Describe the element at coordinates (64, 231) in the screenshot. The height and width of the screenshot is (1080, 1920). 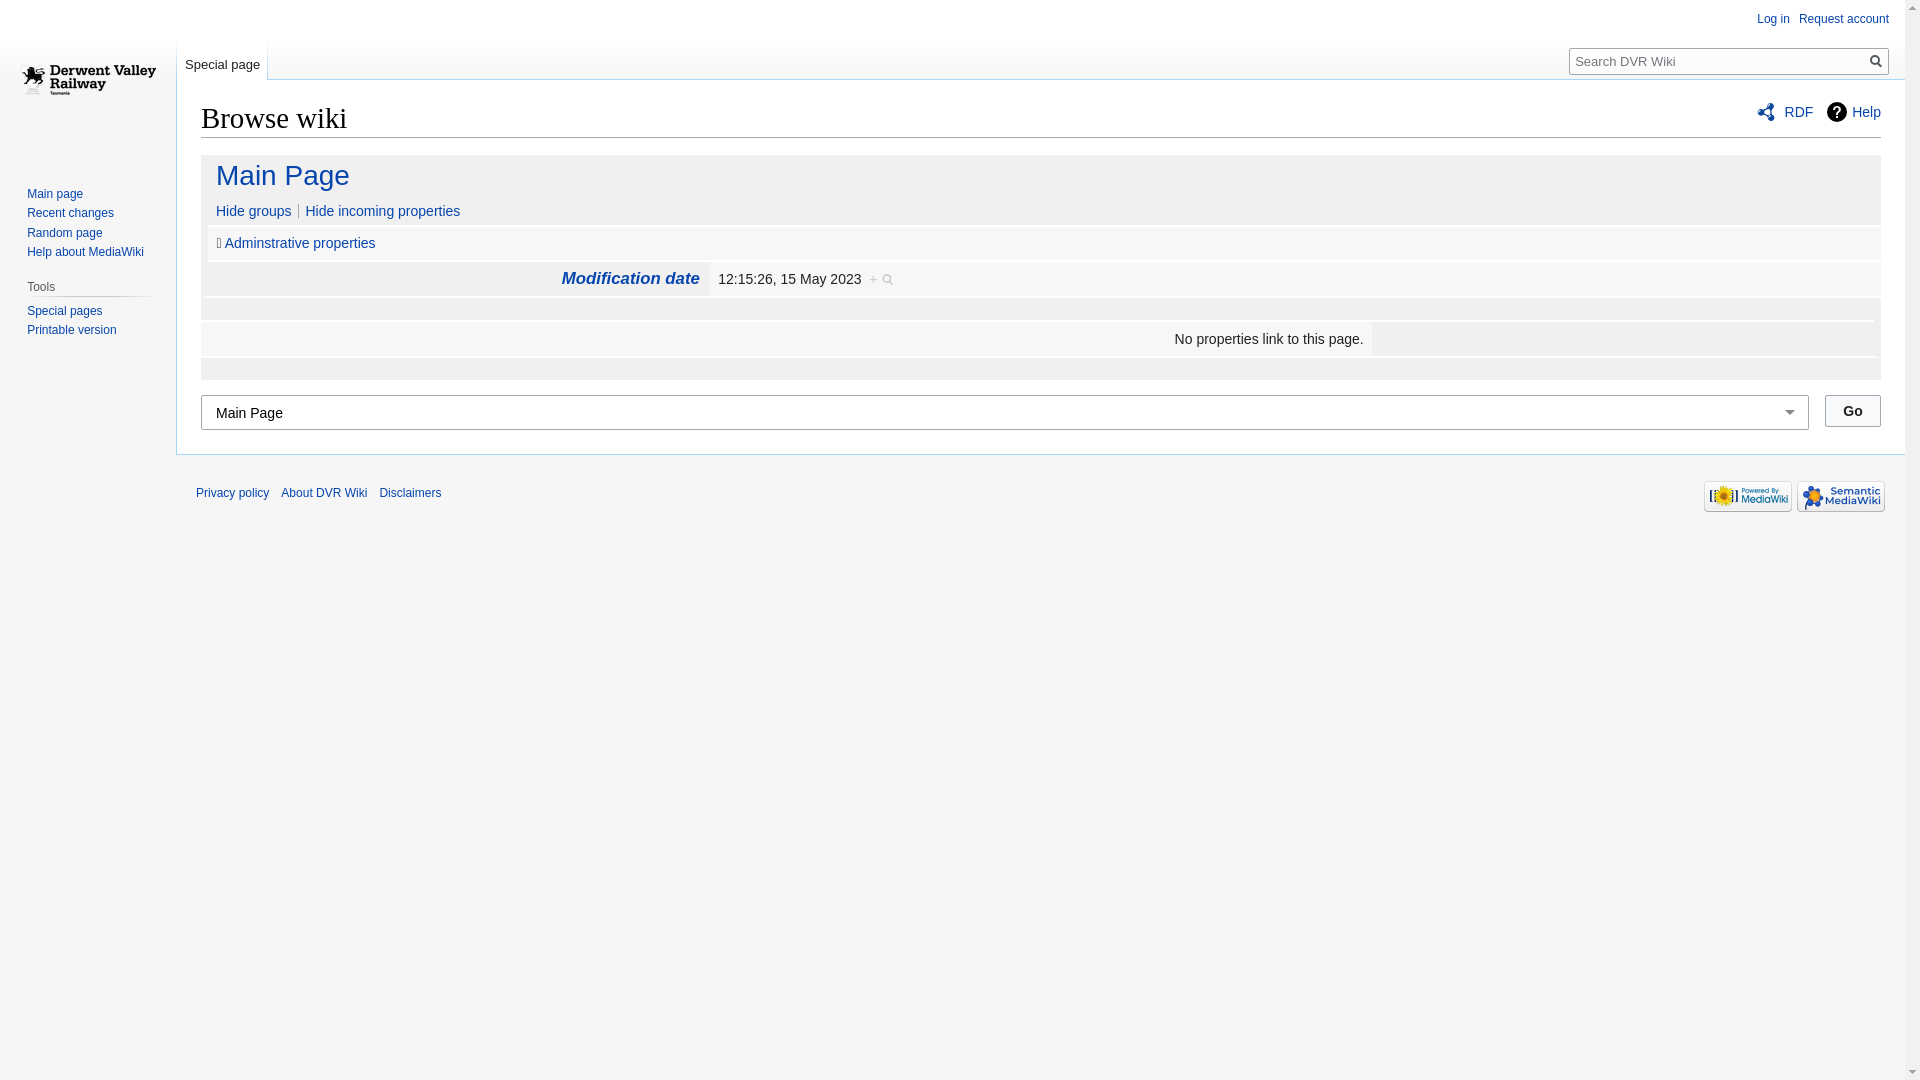
I see `'Random page'` at that location.